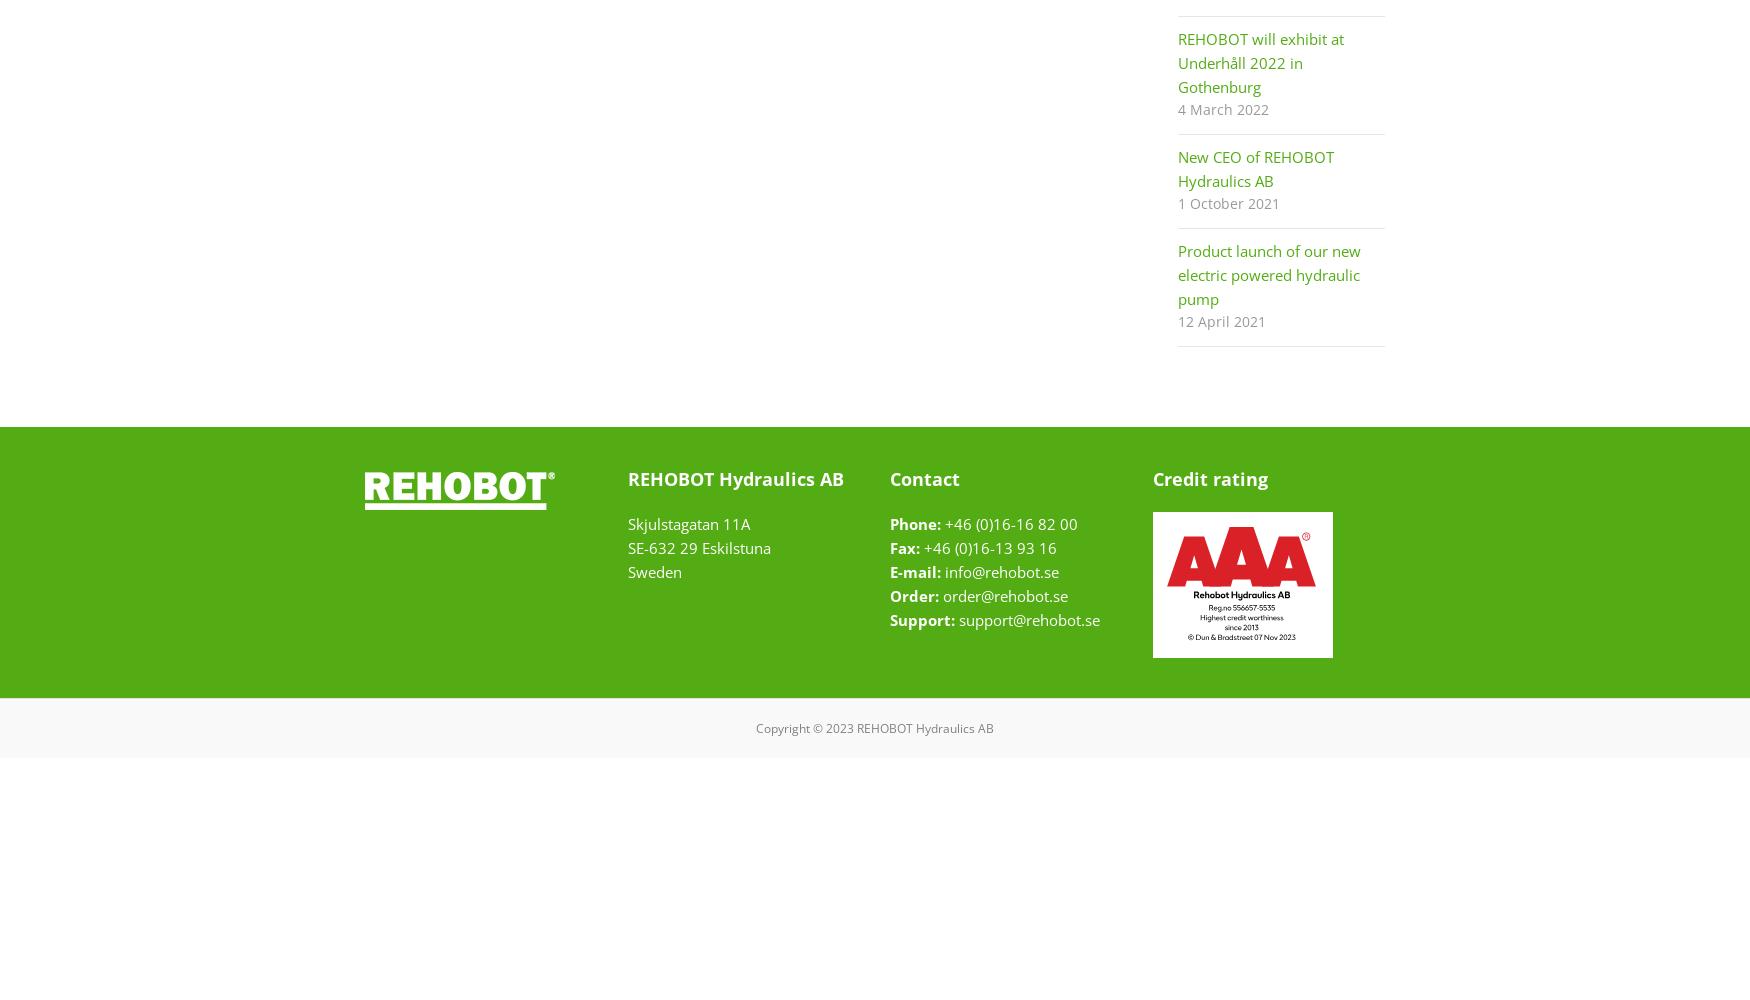 The image size is (1750, 1000). I want to click on 'E-mail:', so click(914, 571).